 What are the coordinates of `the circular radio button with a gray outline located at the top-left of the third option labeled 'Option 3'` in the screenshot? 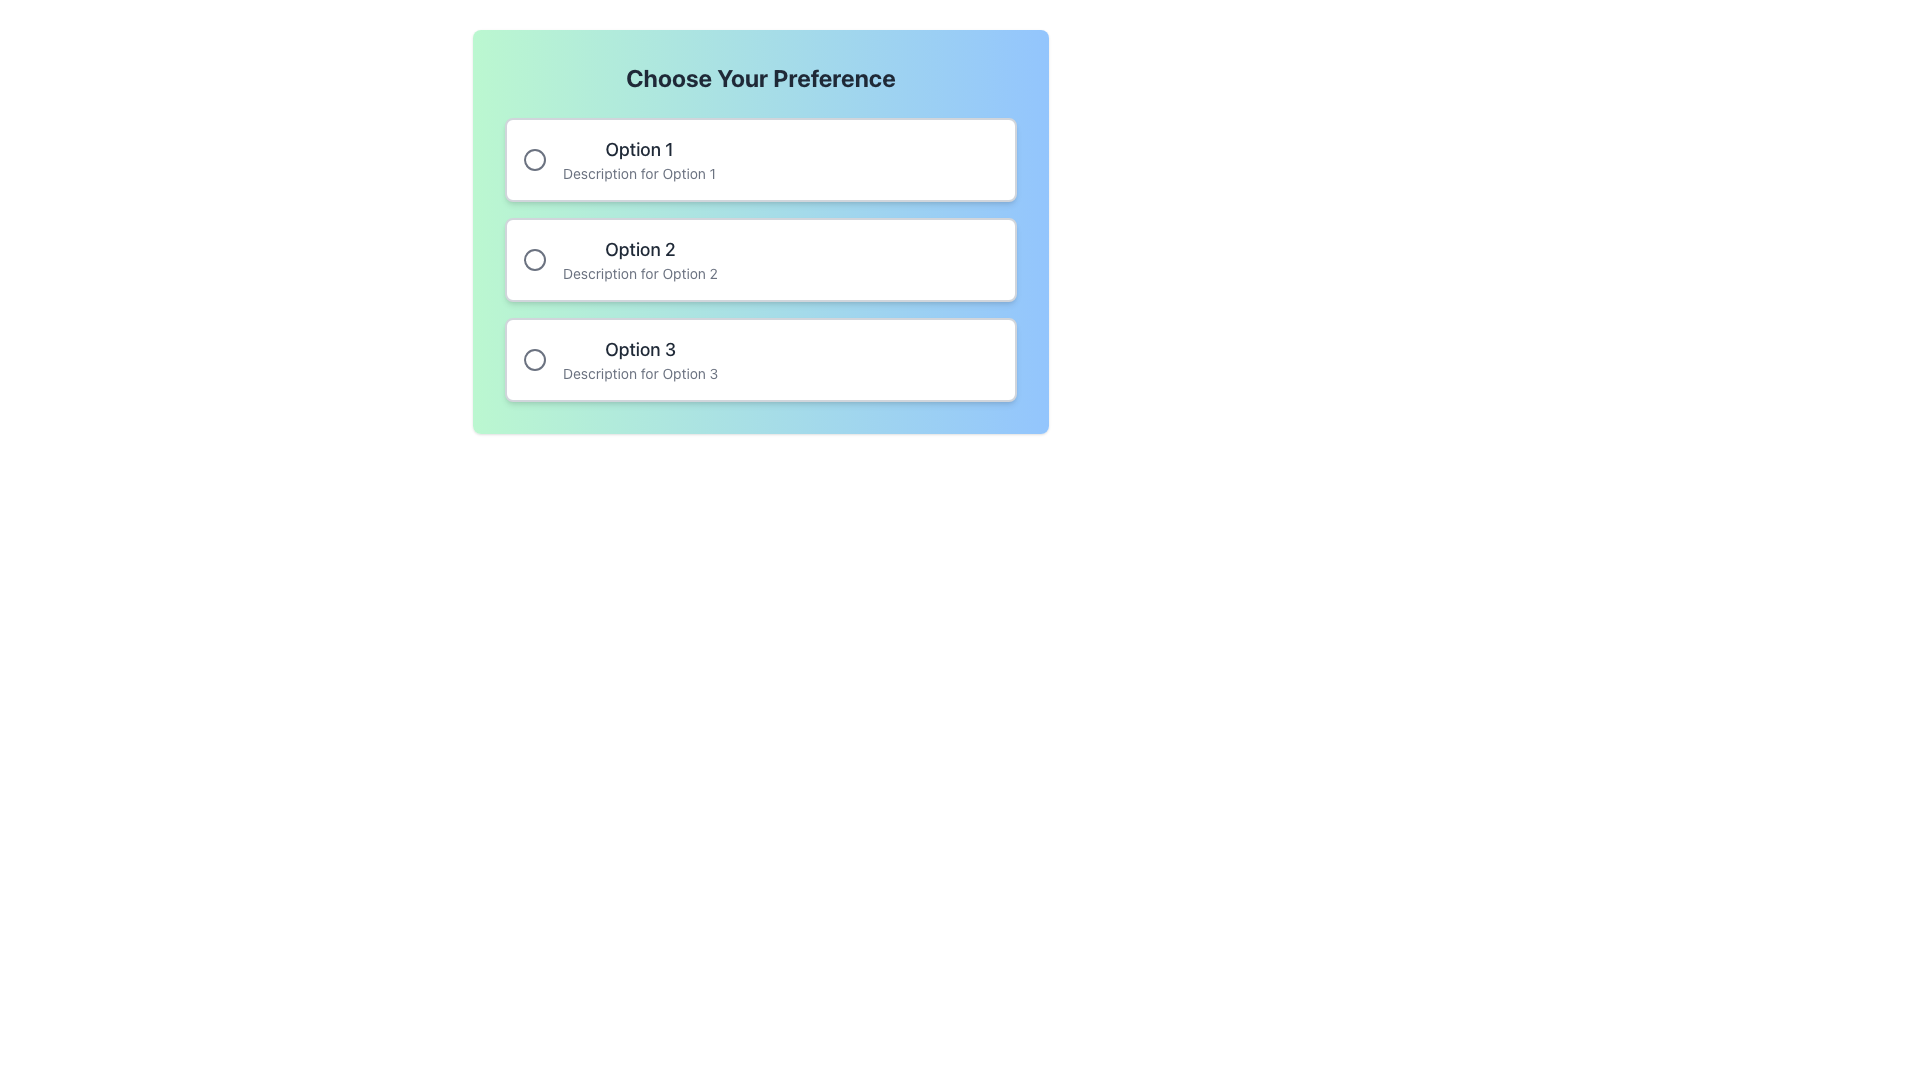 It's located at (534, 358).